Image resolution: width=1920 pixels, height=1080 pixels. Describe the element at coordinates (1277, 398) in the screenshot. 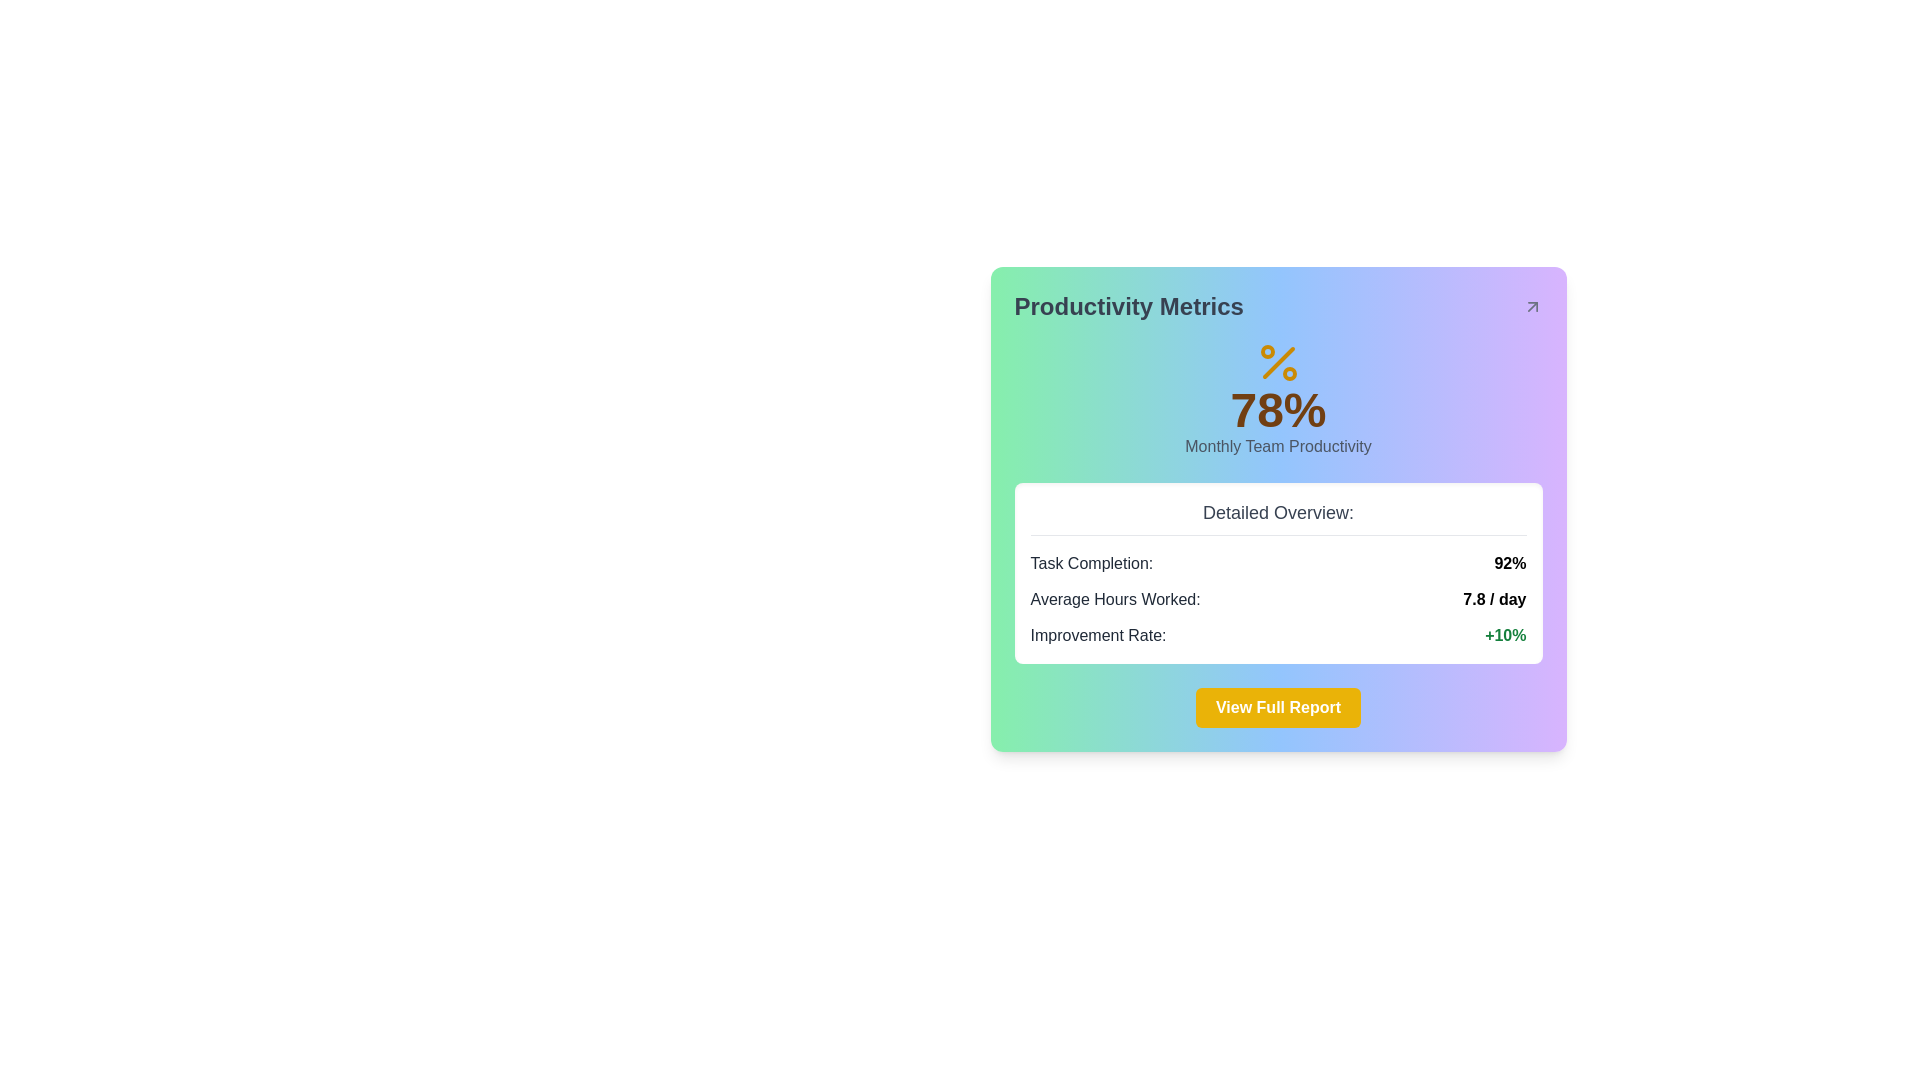

I see `the 'Monthly Team Productivity' informational block that displays a value of '78%'` at that location.